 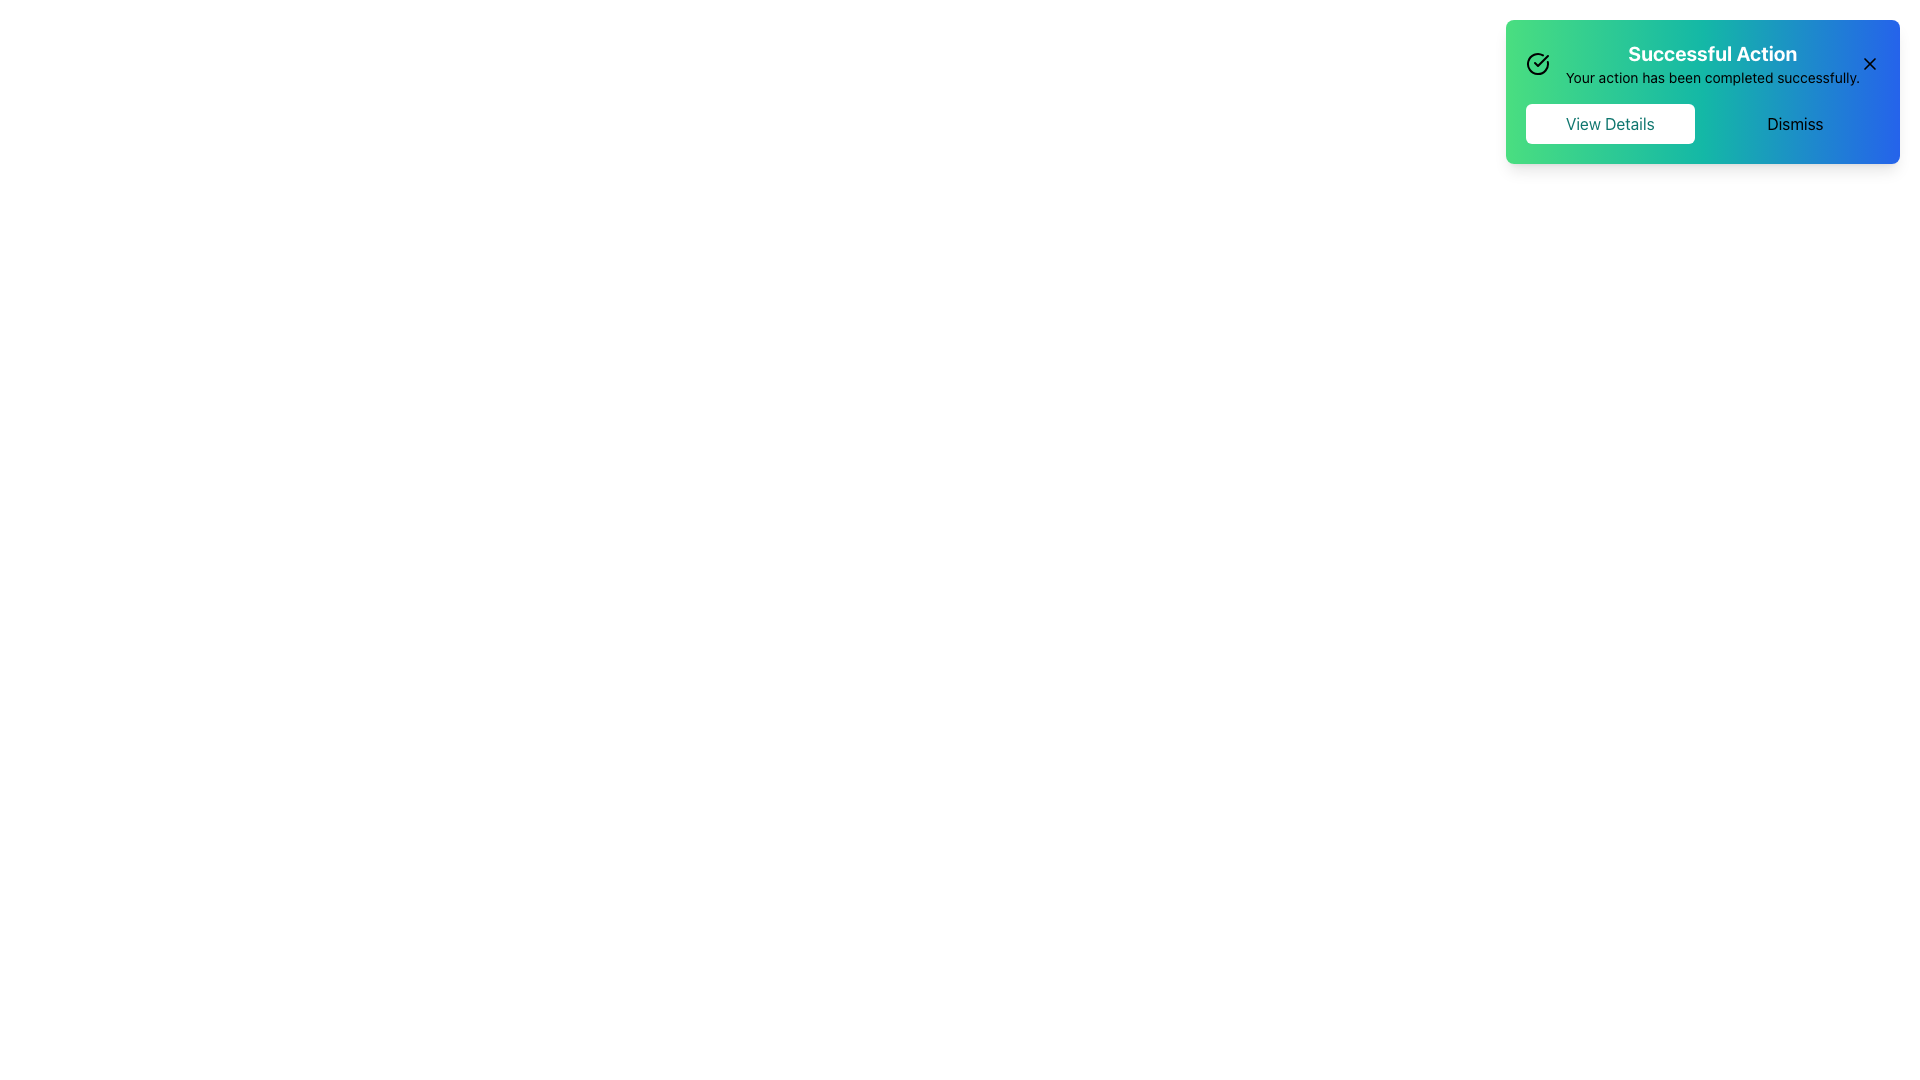 I want to click on the success icon located at the top-right section of the interface, which indicates a successful action, so click(x=1536, y=63).